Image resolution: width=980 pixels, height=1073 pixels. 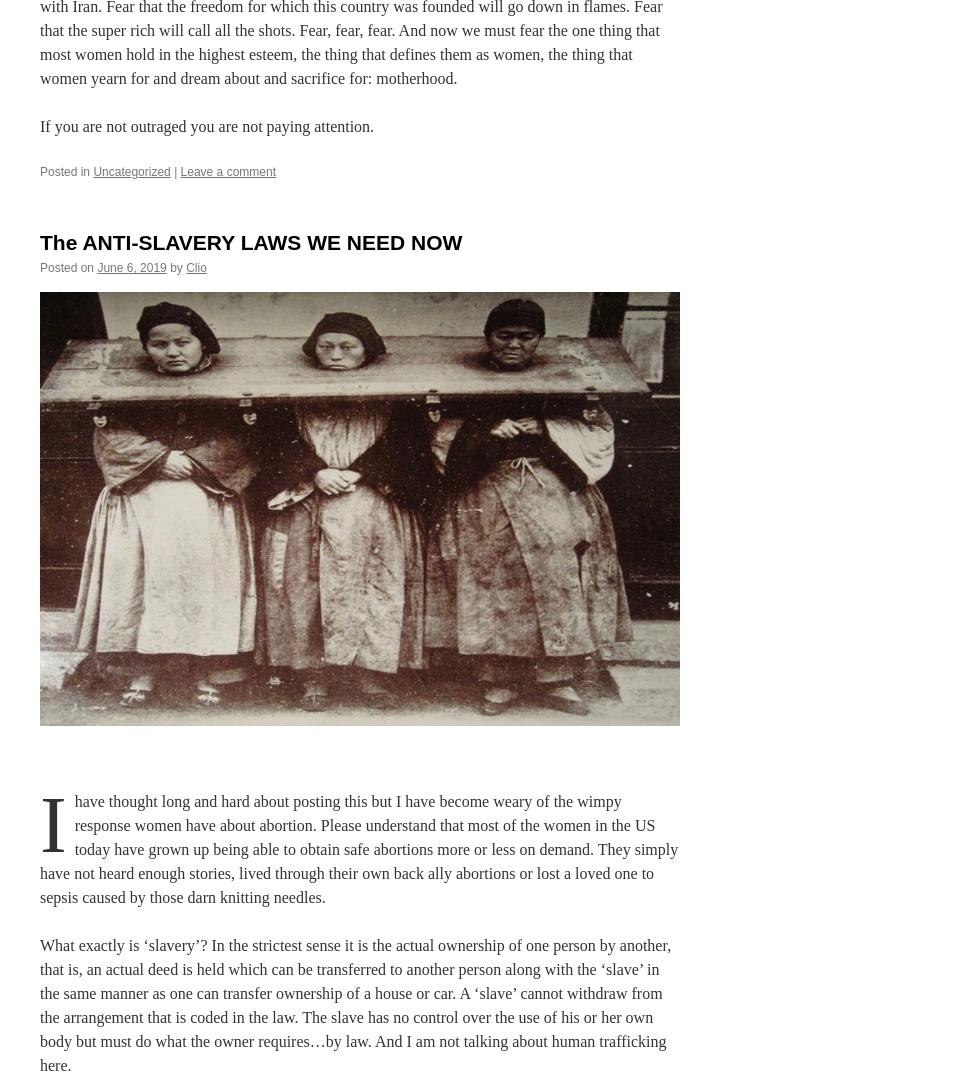 I want to click on 'Uncategorized', so click(x=131, y=170).